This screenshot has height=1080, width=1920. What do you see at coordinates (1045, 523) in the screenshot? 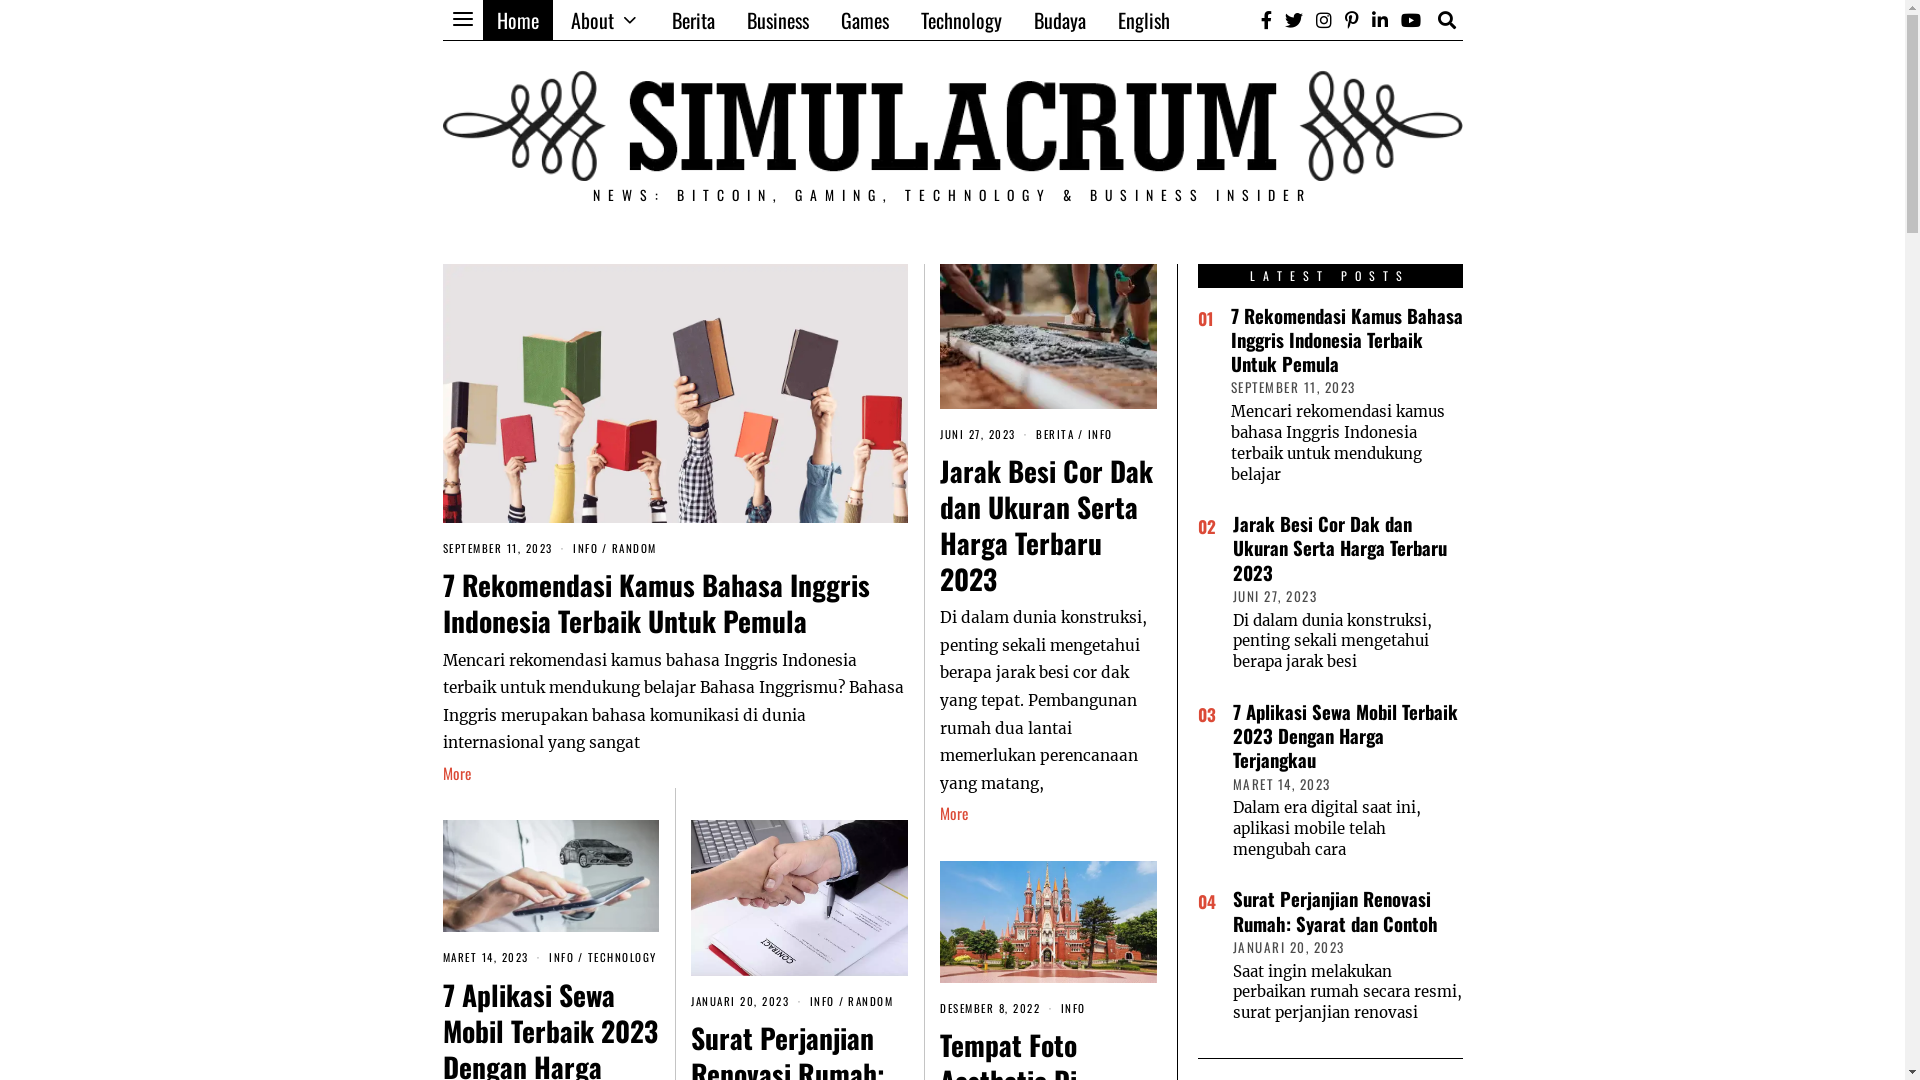
I see `'Jarak Besi Cor Dak dan Ukuran Serta Harga Terbaru 2023'` at bounding box center [1045, 523].